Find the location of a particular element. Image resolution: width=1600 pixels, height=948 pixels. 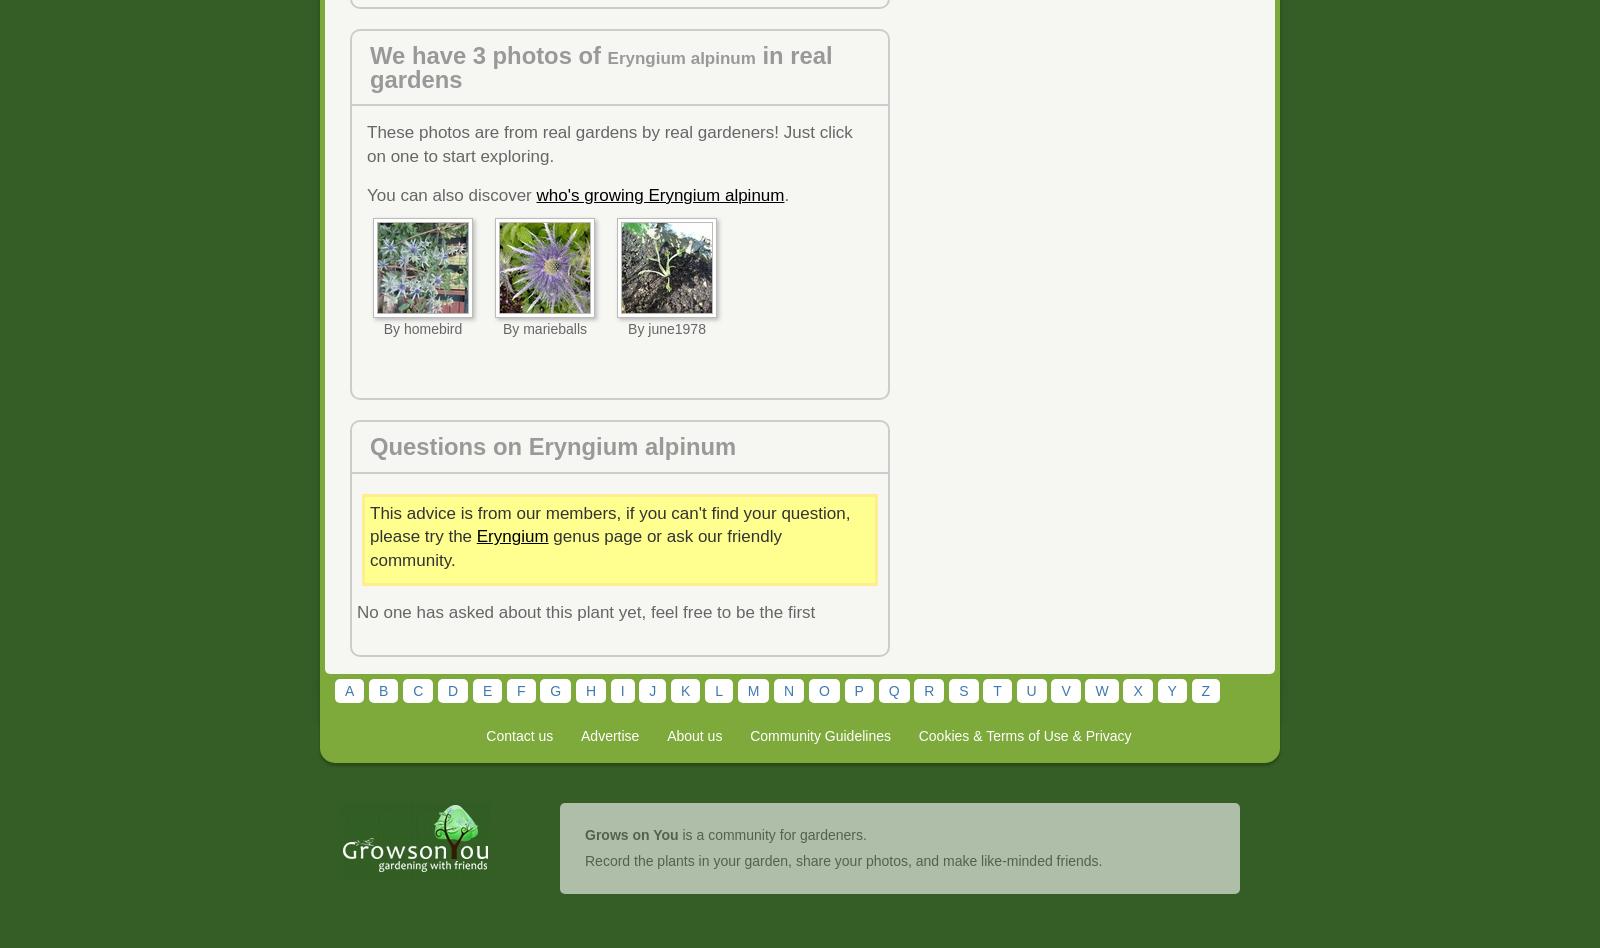

'K' is located at coordinates (685, 688).